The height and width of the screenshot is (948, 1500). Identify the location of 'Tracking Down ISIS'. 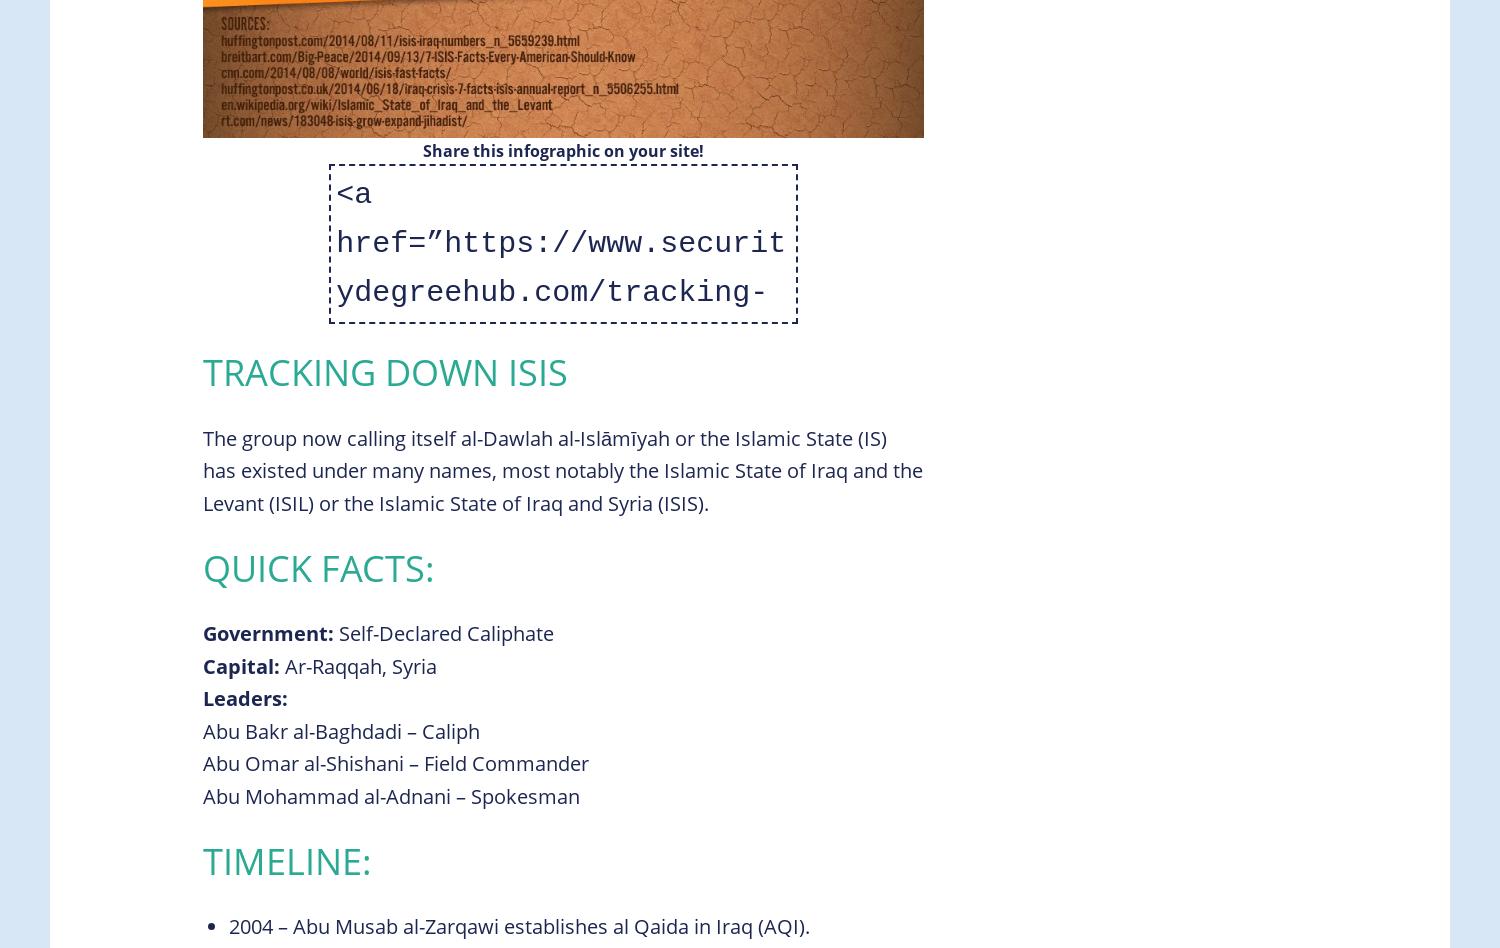
(385, 371).